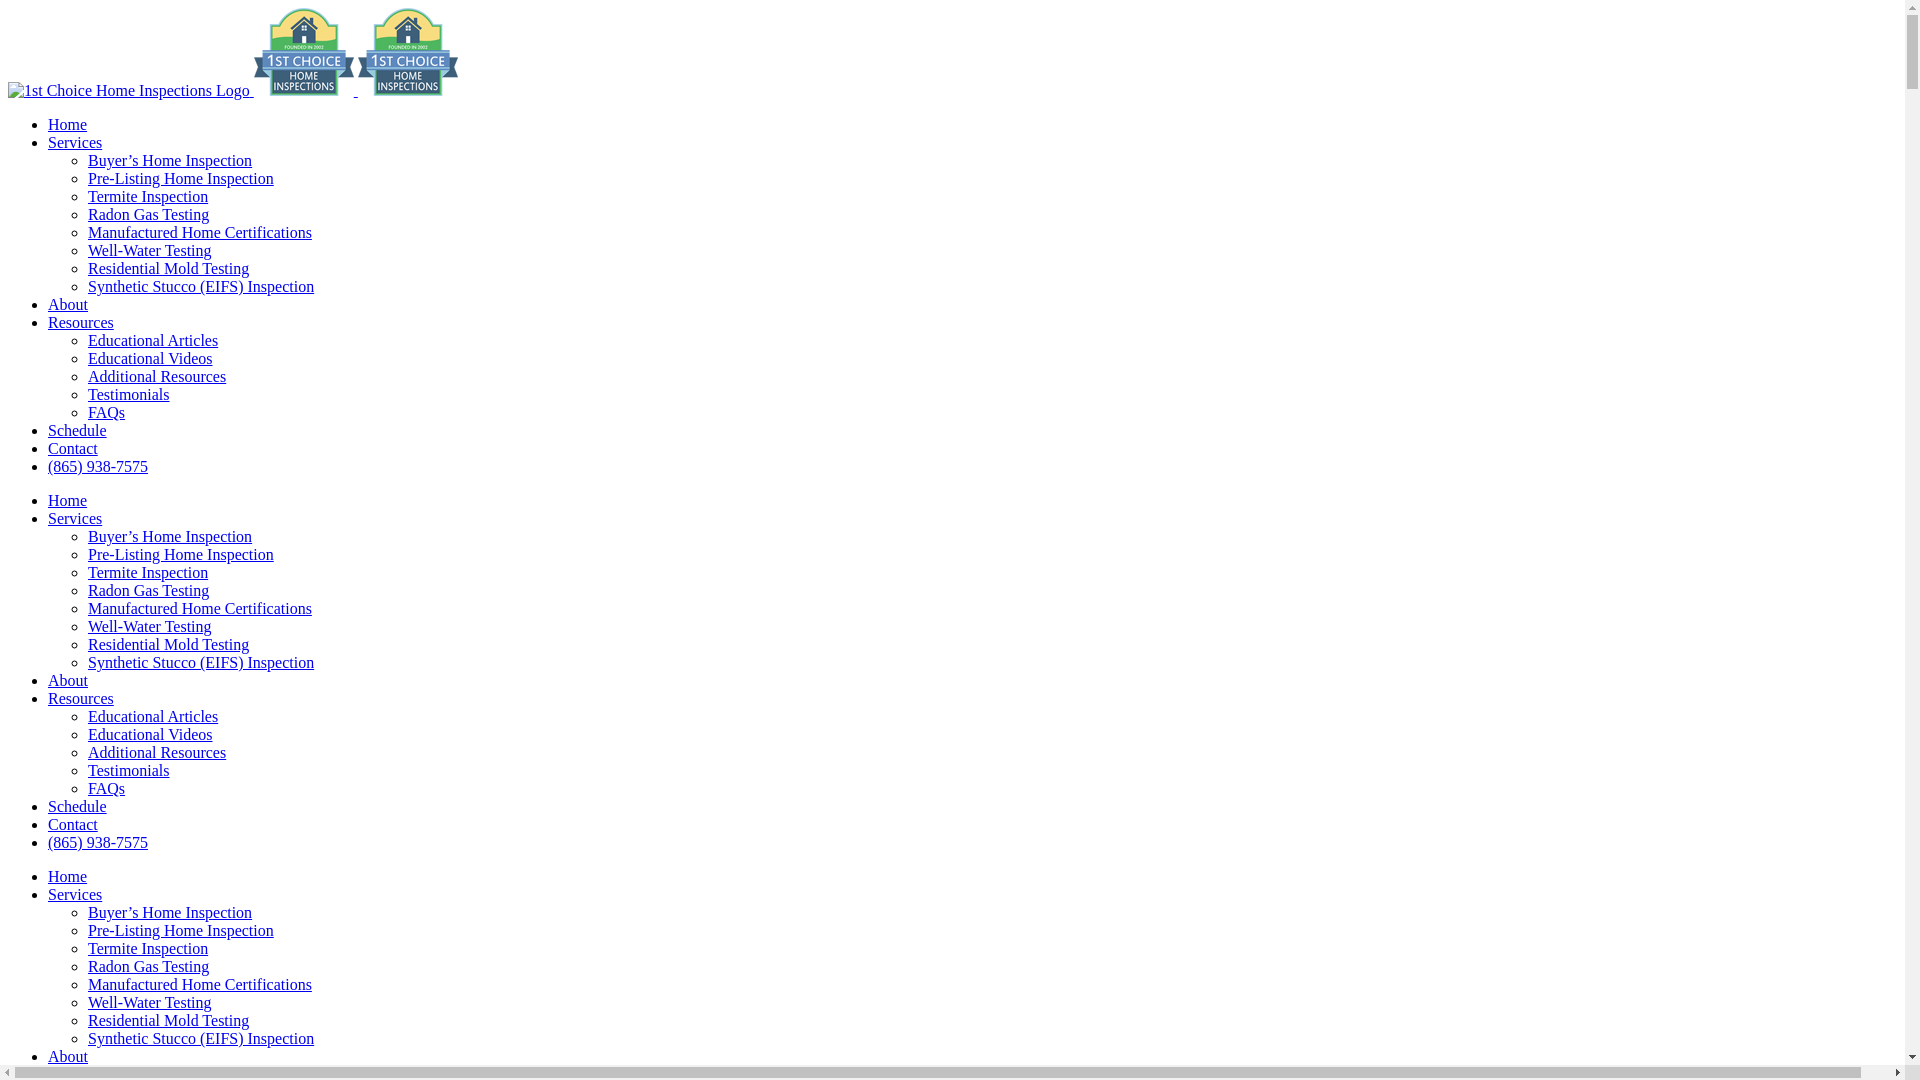  I want to click on 'Residential Mold Testing', so click(168, 1020).